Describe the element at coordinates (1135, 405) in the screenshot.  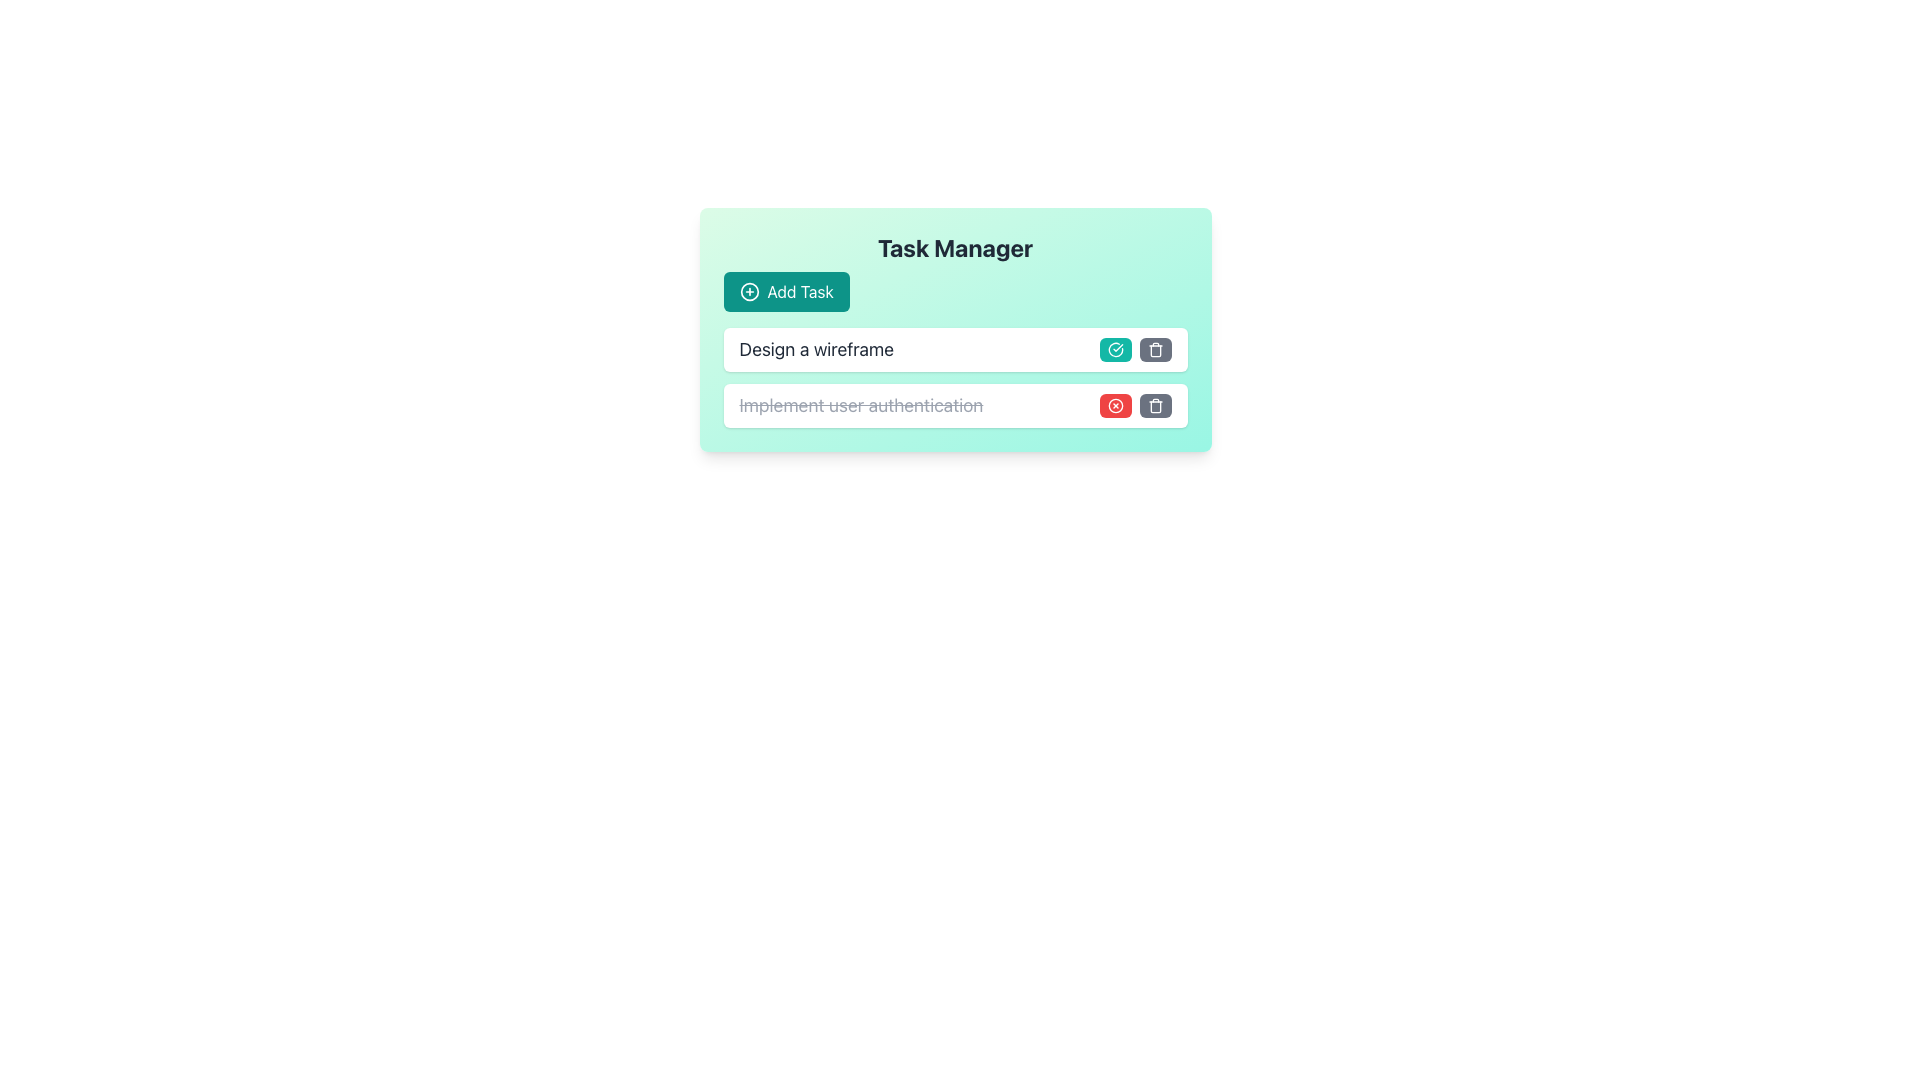
I see `the left button of the Button Group, which has a red background and white border, to undo or reject the task's completion for 'Implement user authentication'` at that location.